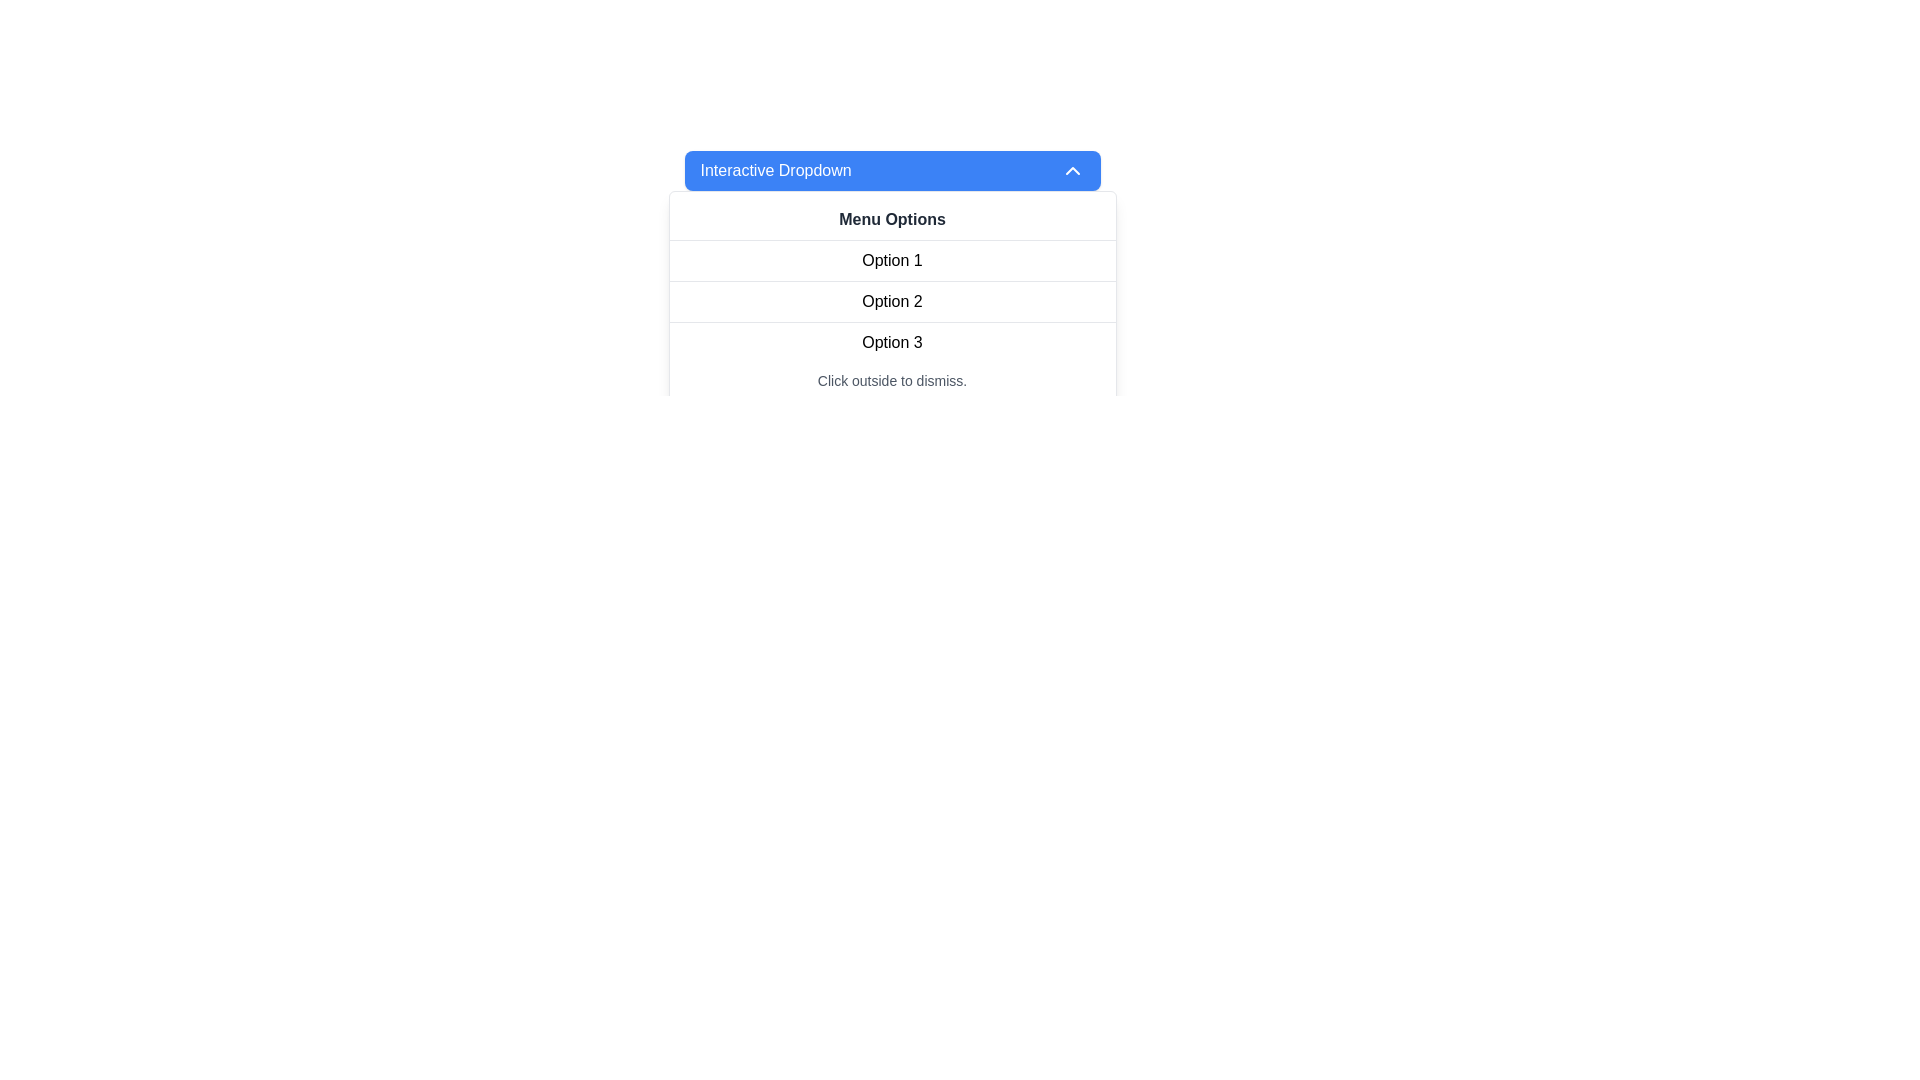  I want to click on the third option in the dropdown menu labeled 'Interactive Dropdown', so click(891, 341).